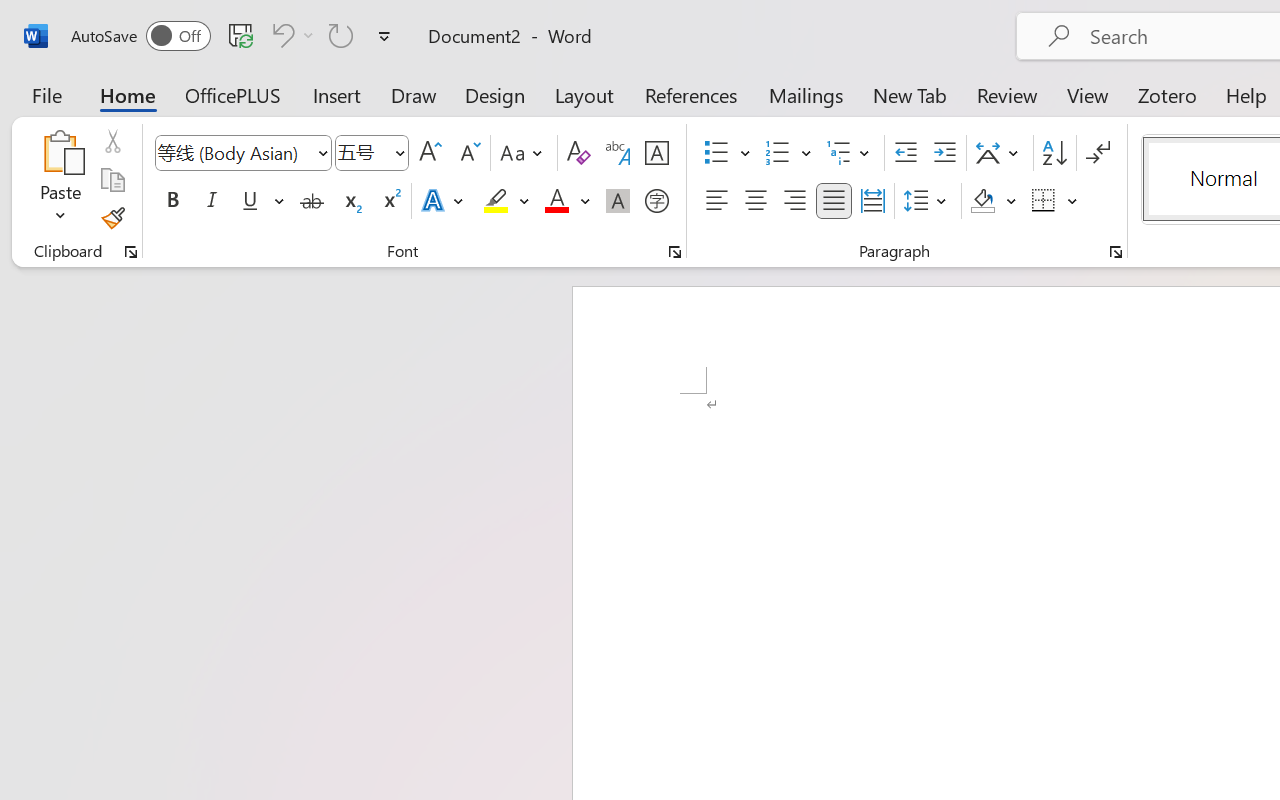 Image resolution: width=1280 pixels, height=800 pixels. I want to click on 'Can', so click(279, 34).